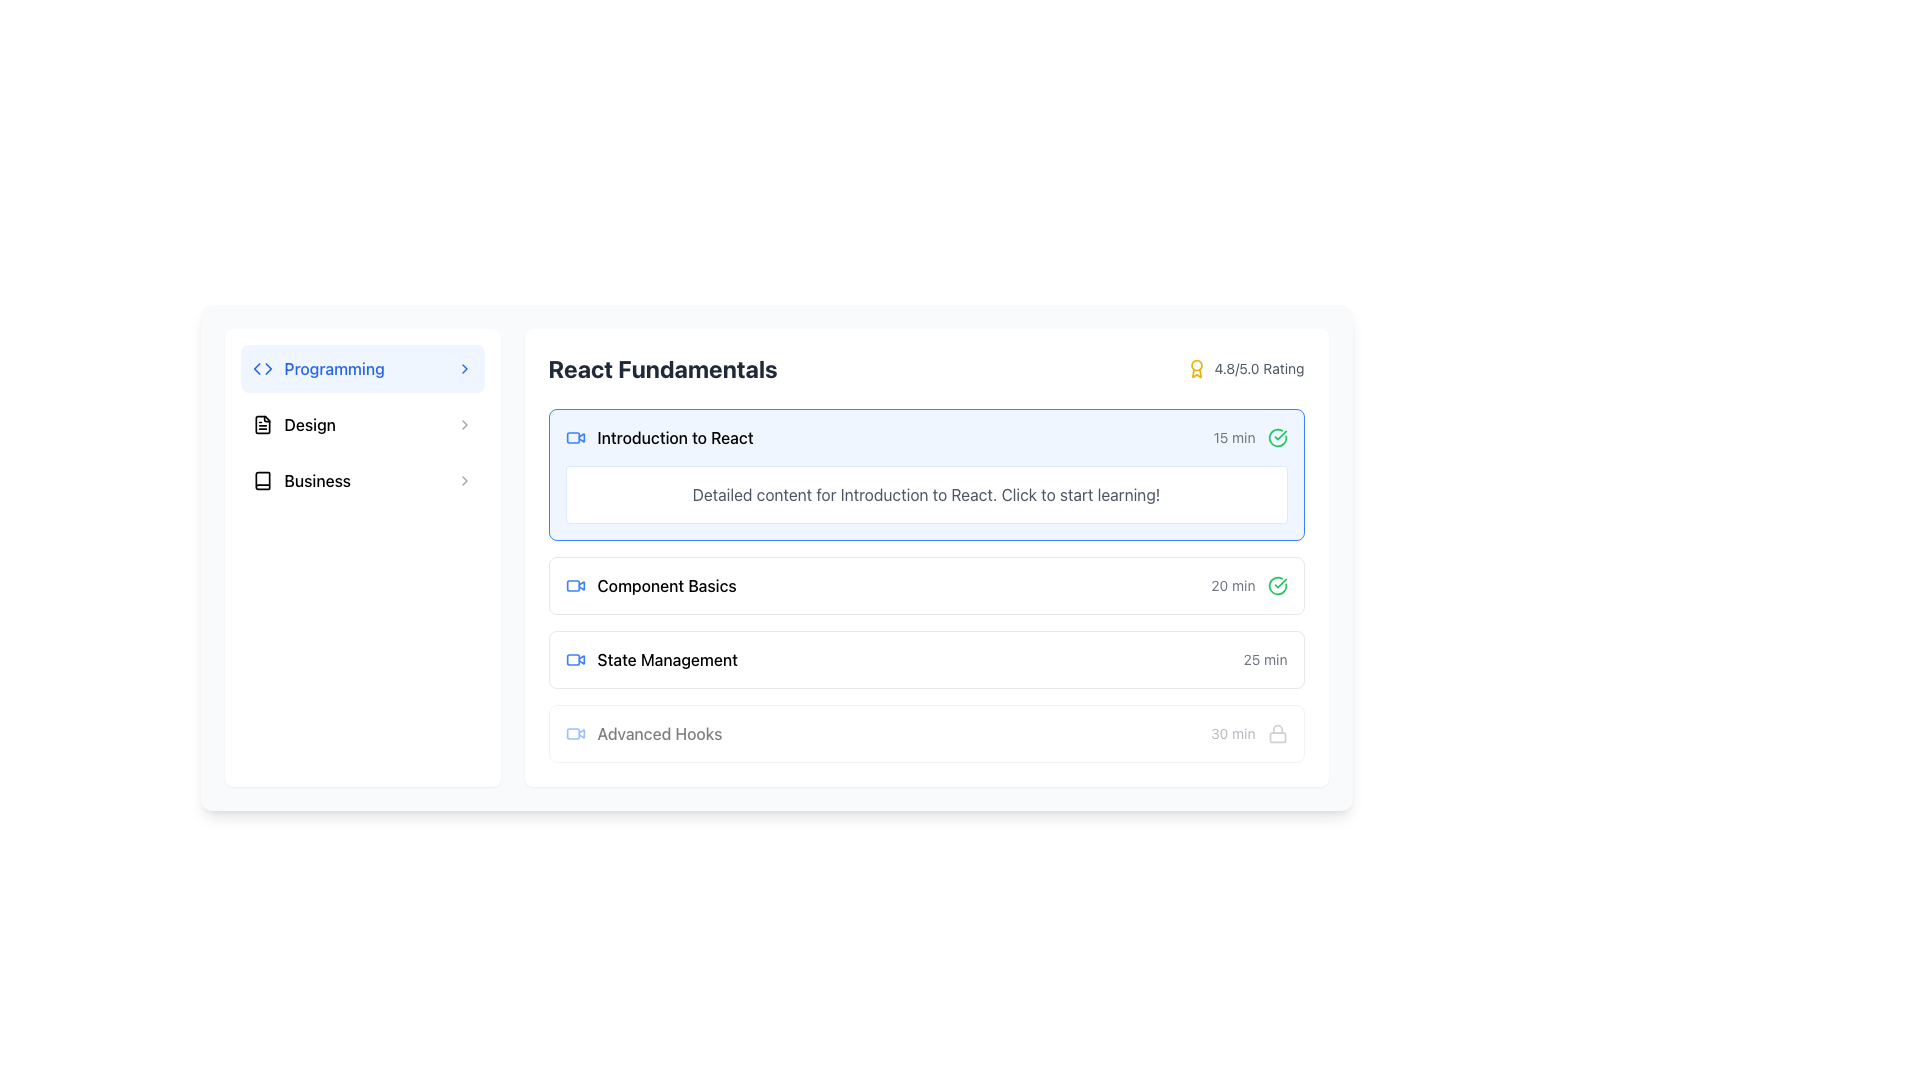  Describe the element at coordinates (1276, 437) in the screenshot. I see `the completion status icon located to the far right of the '15 min' label in the same row as the course title 'Introduction to React'` at that location.